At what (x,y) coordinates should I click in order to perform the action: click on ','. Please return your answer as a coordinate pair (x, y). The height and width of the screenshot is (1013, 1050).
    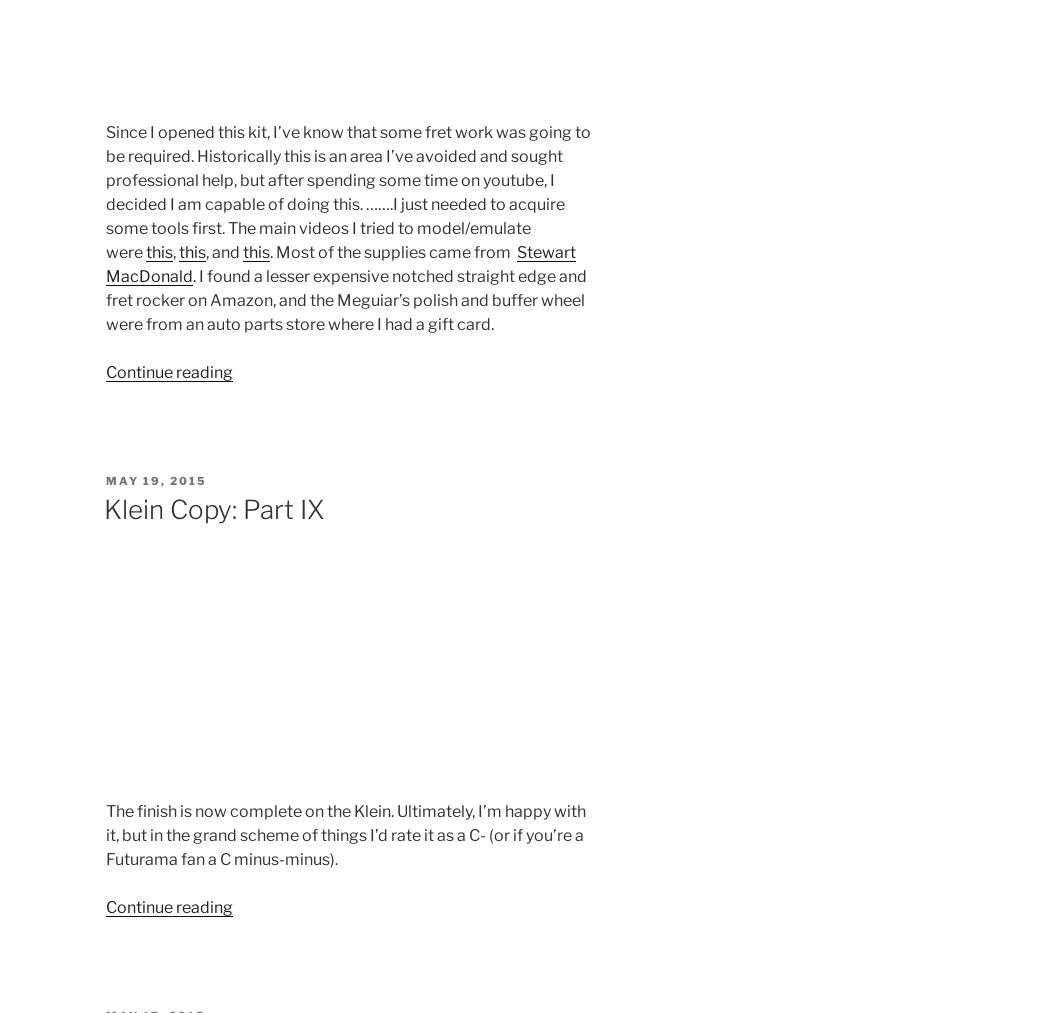
    Looking at the image, I should click on (171, 250).